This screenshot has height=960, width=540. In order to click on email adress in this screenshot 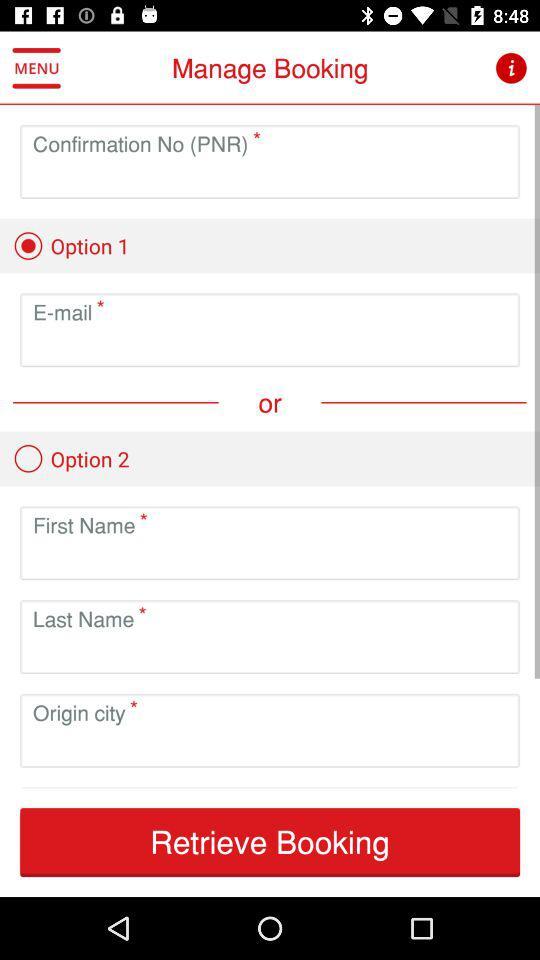, I will do `click(270, 346)`.